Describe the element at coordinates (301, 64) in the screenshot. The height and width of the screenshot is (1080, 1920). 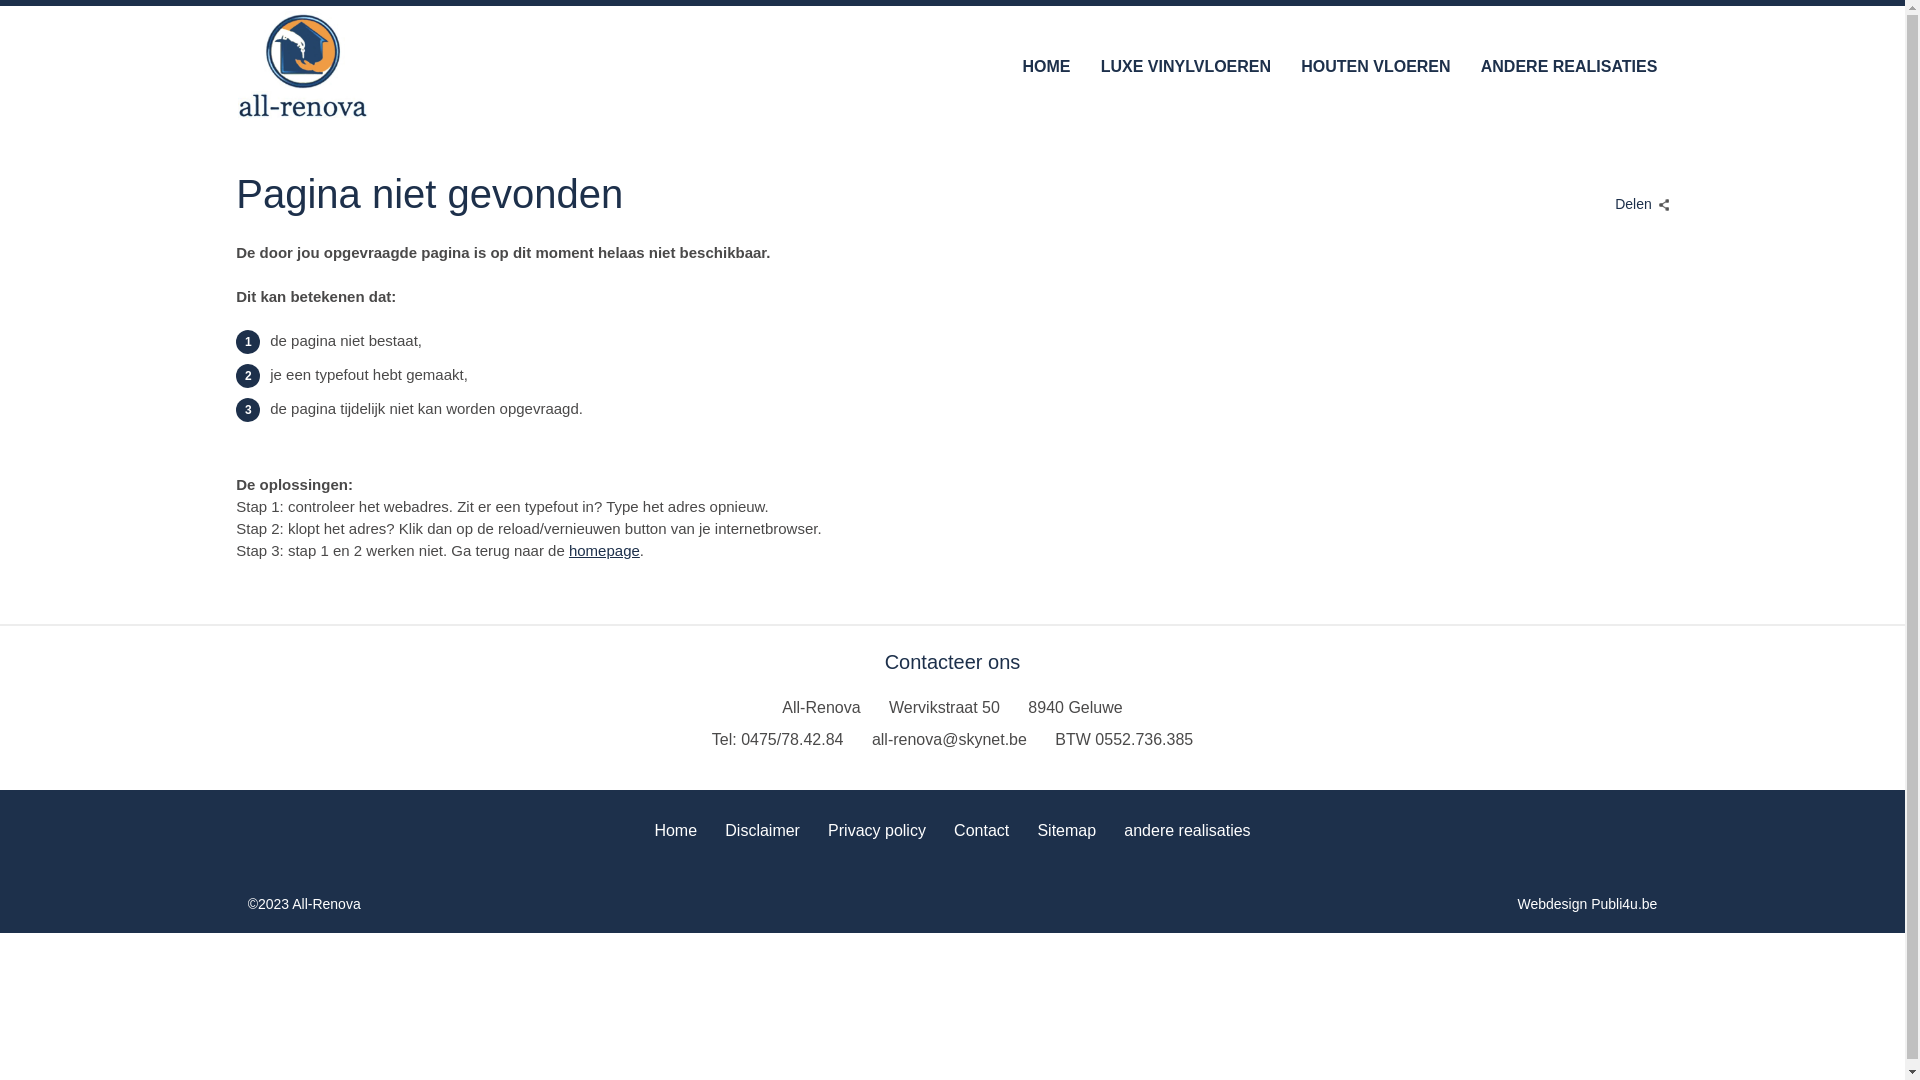
I see `'All-Renova'` at that location.